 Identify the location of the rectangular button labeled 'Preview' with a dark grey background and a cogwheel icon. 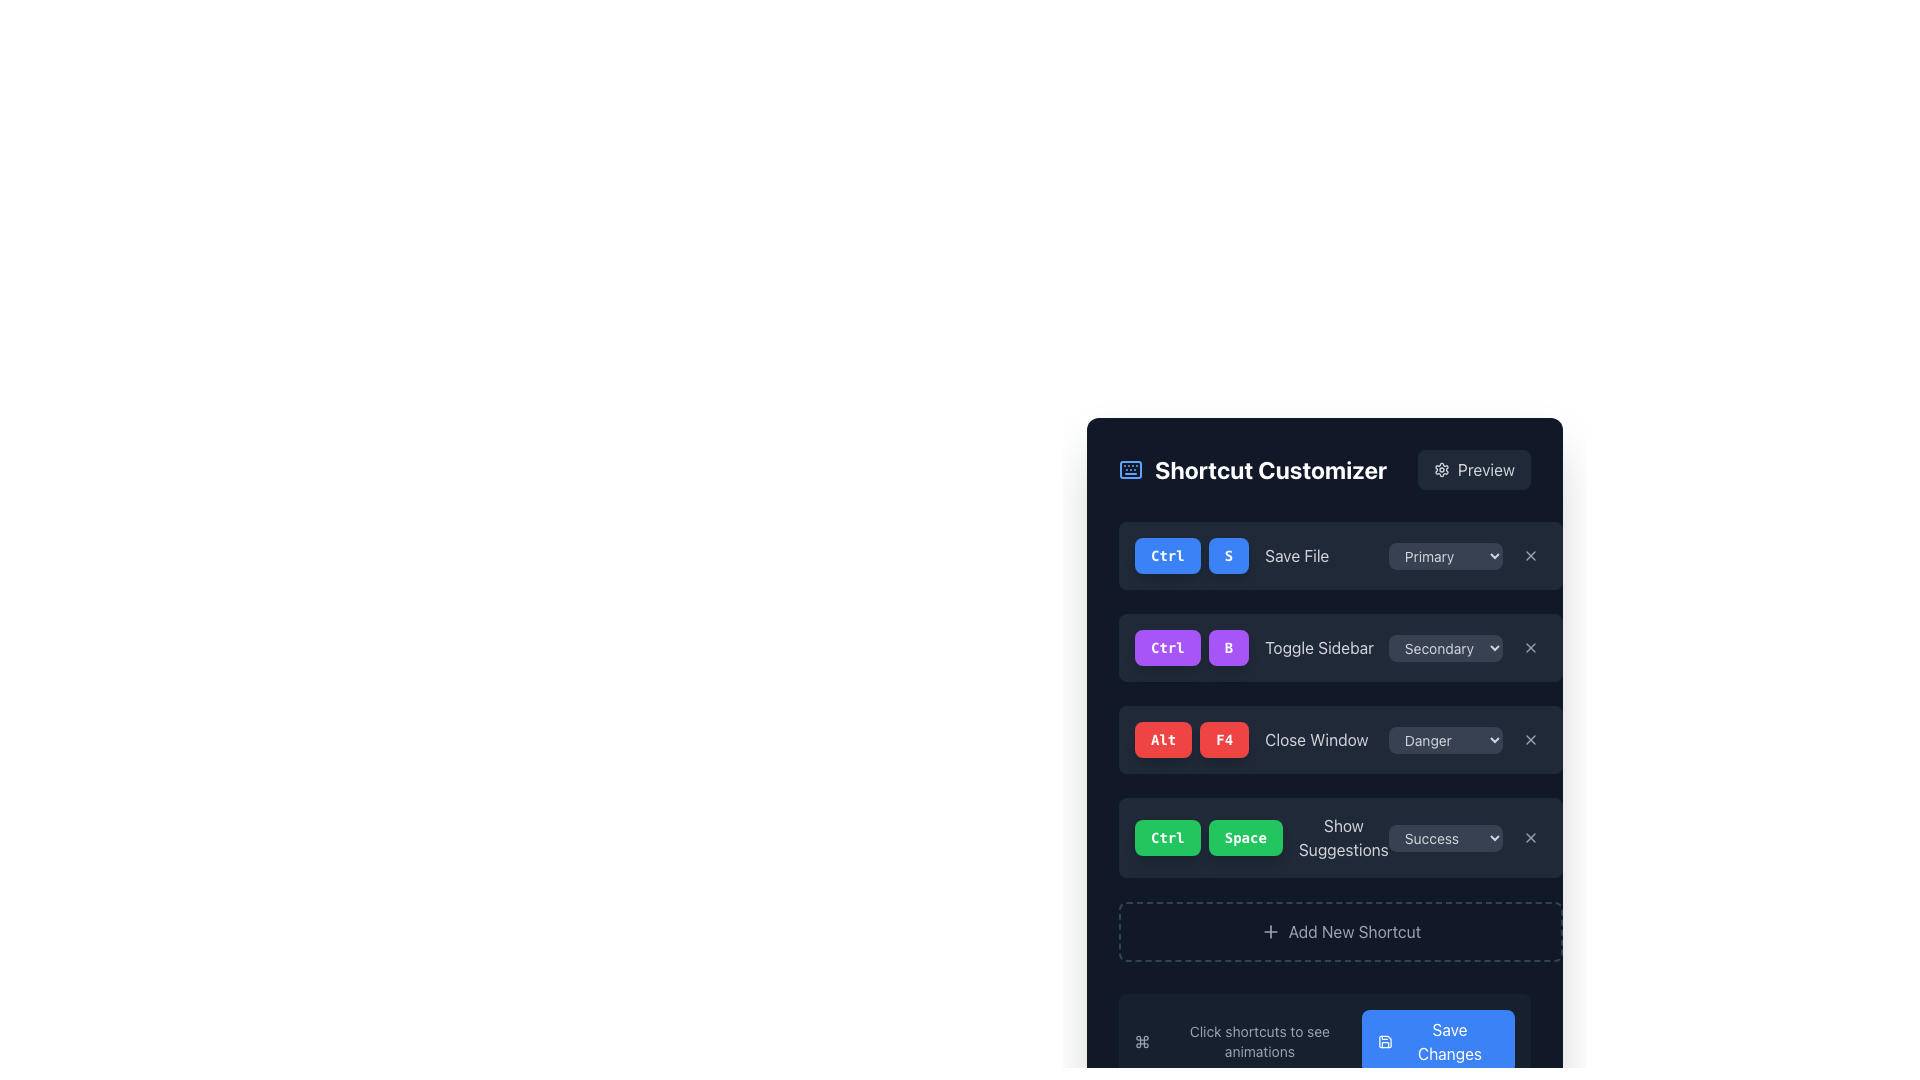
(1473, 470).